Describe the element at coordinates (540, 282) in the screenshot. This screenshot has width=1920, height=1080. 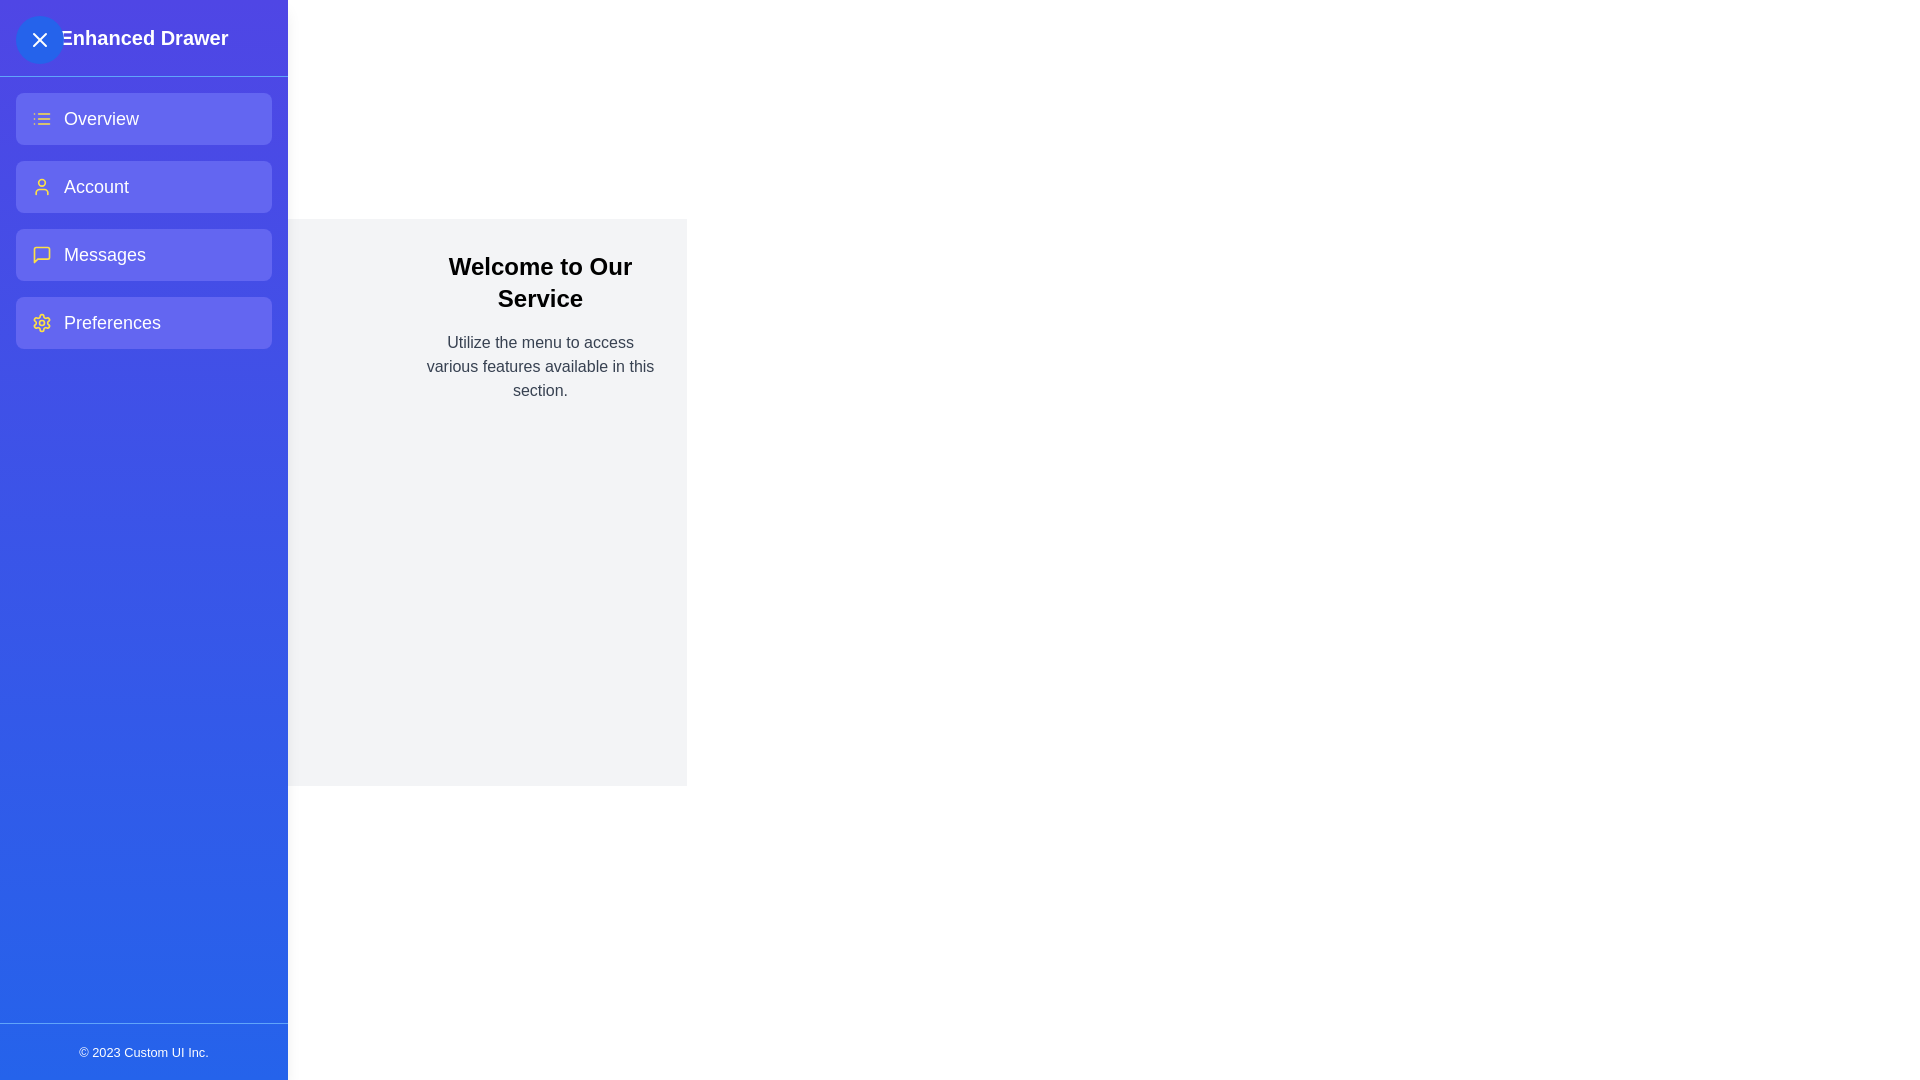
I see `the welcoming Text Header located at the top-left region of the main content area, which introduces the user to the main functionality of the application` at that location.